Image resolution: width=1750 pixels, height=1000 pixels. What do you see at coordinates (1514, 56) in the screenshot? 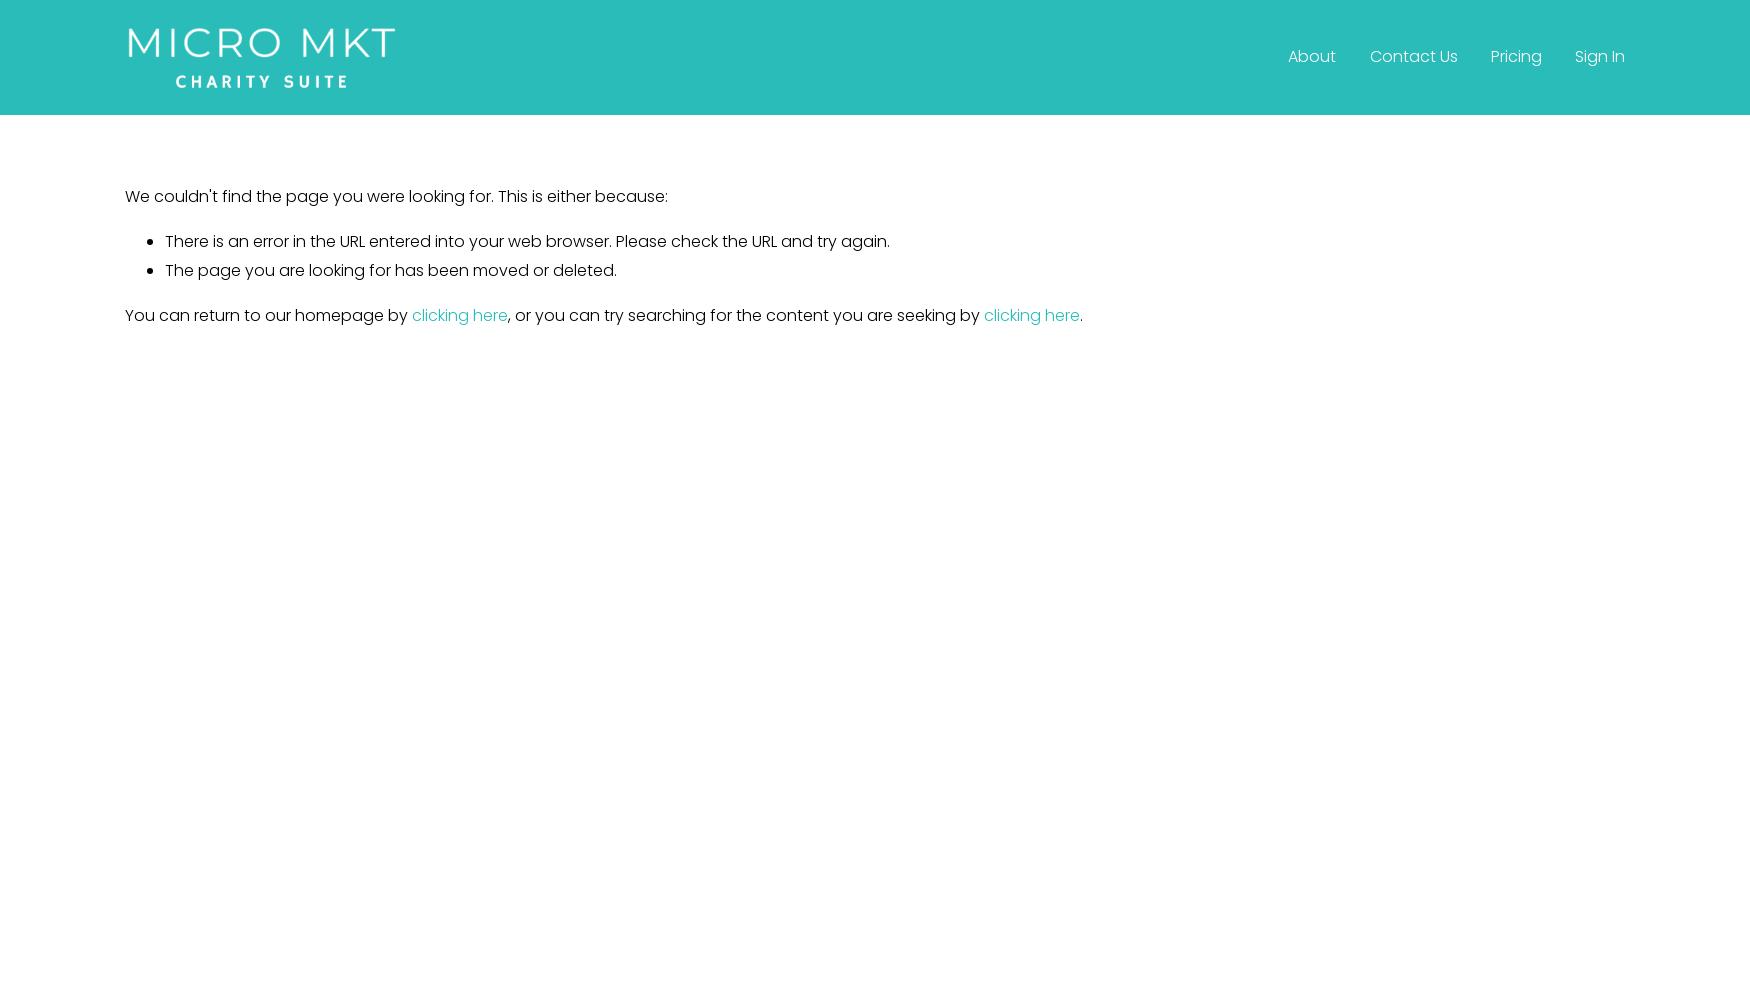
I see `'Pricing'` at bounding box center [1514, 56].